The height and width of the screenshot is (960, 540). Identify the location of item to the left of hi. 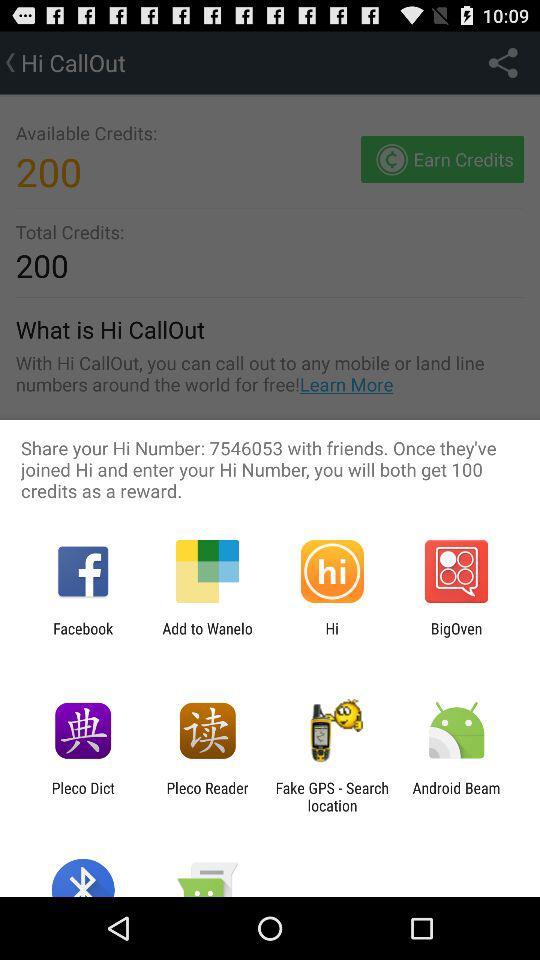
(206, 636).